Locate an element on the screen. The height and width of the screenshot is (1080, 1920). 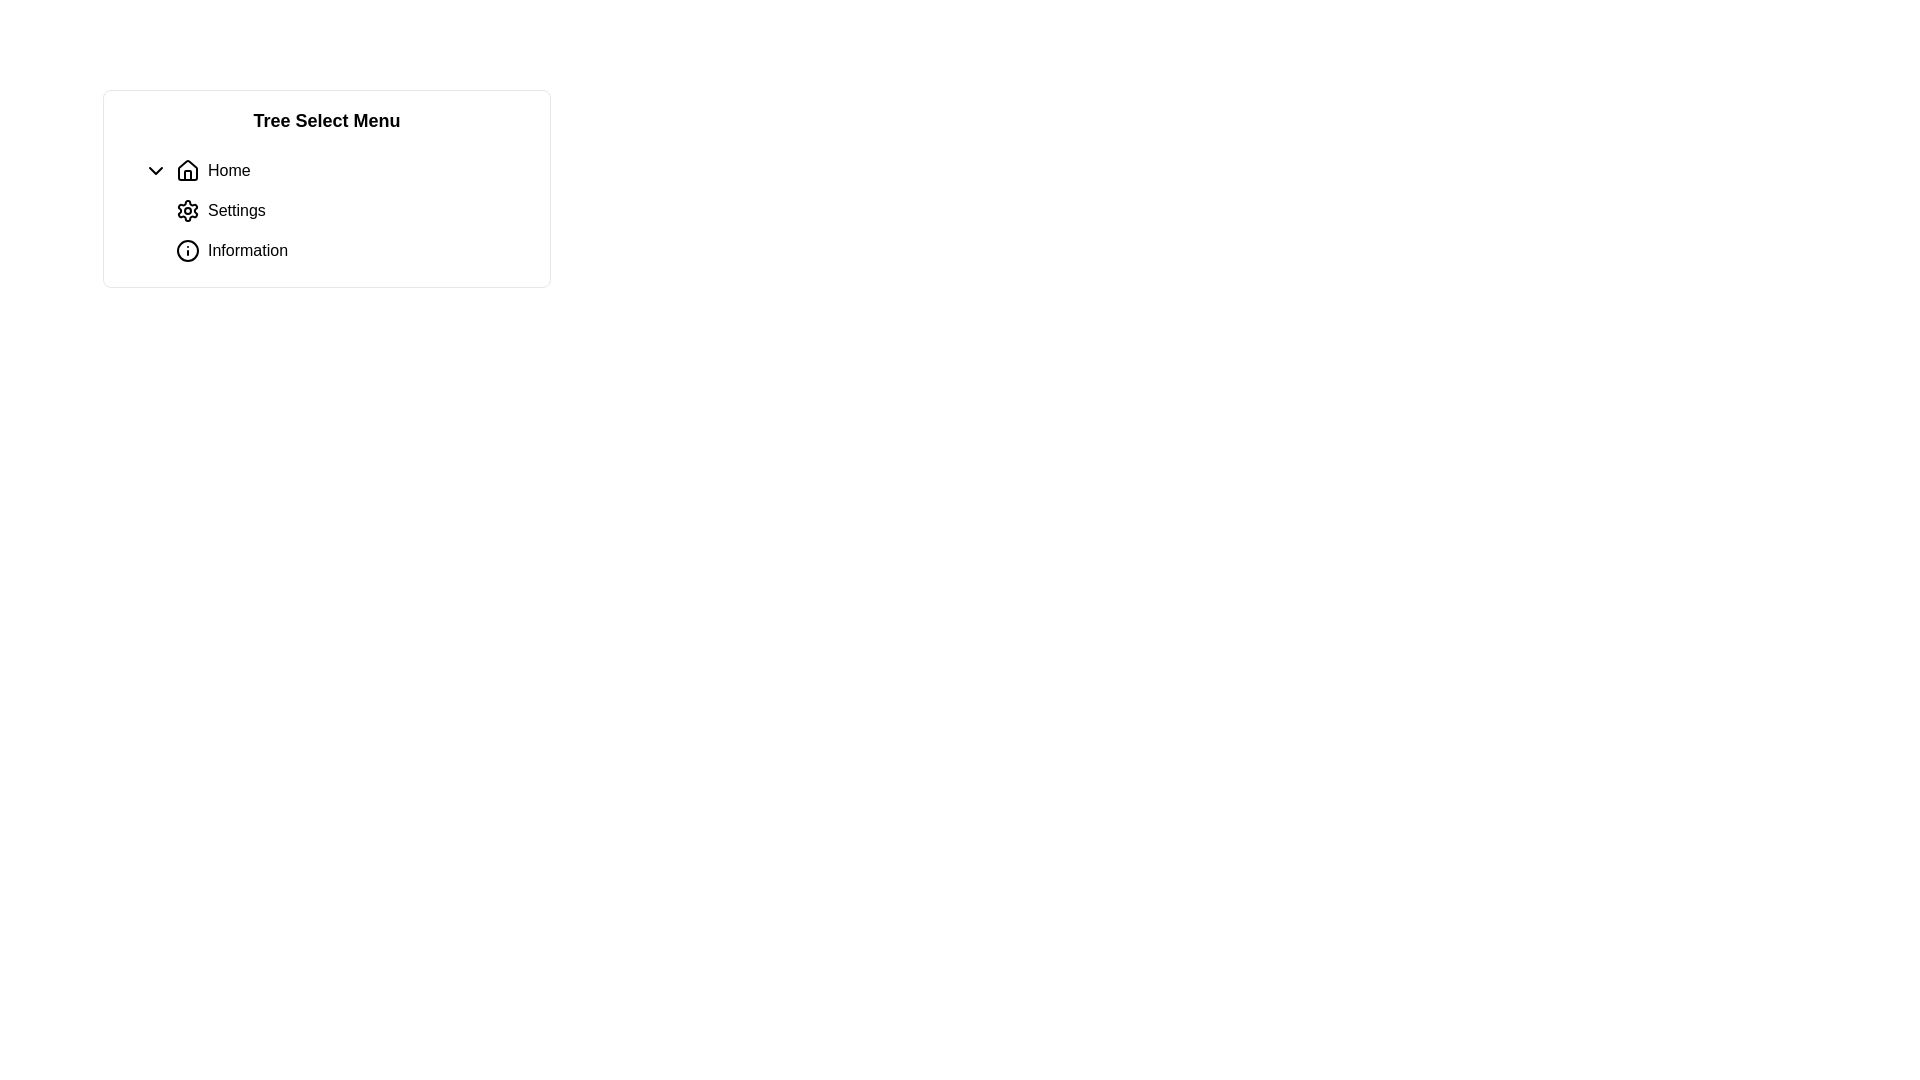
the house-shaped icon located within the 'Home' option of the 'Tree Select Menu', positioned just to the left of the highlighted text label 'Home' is located at coordinates (187, 169).